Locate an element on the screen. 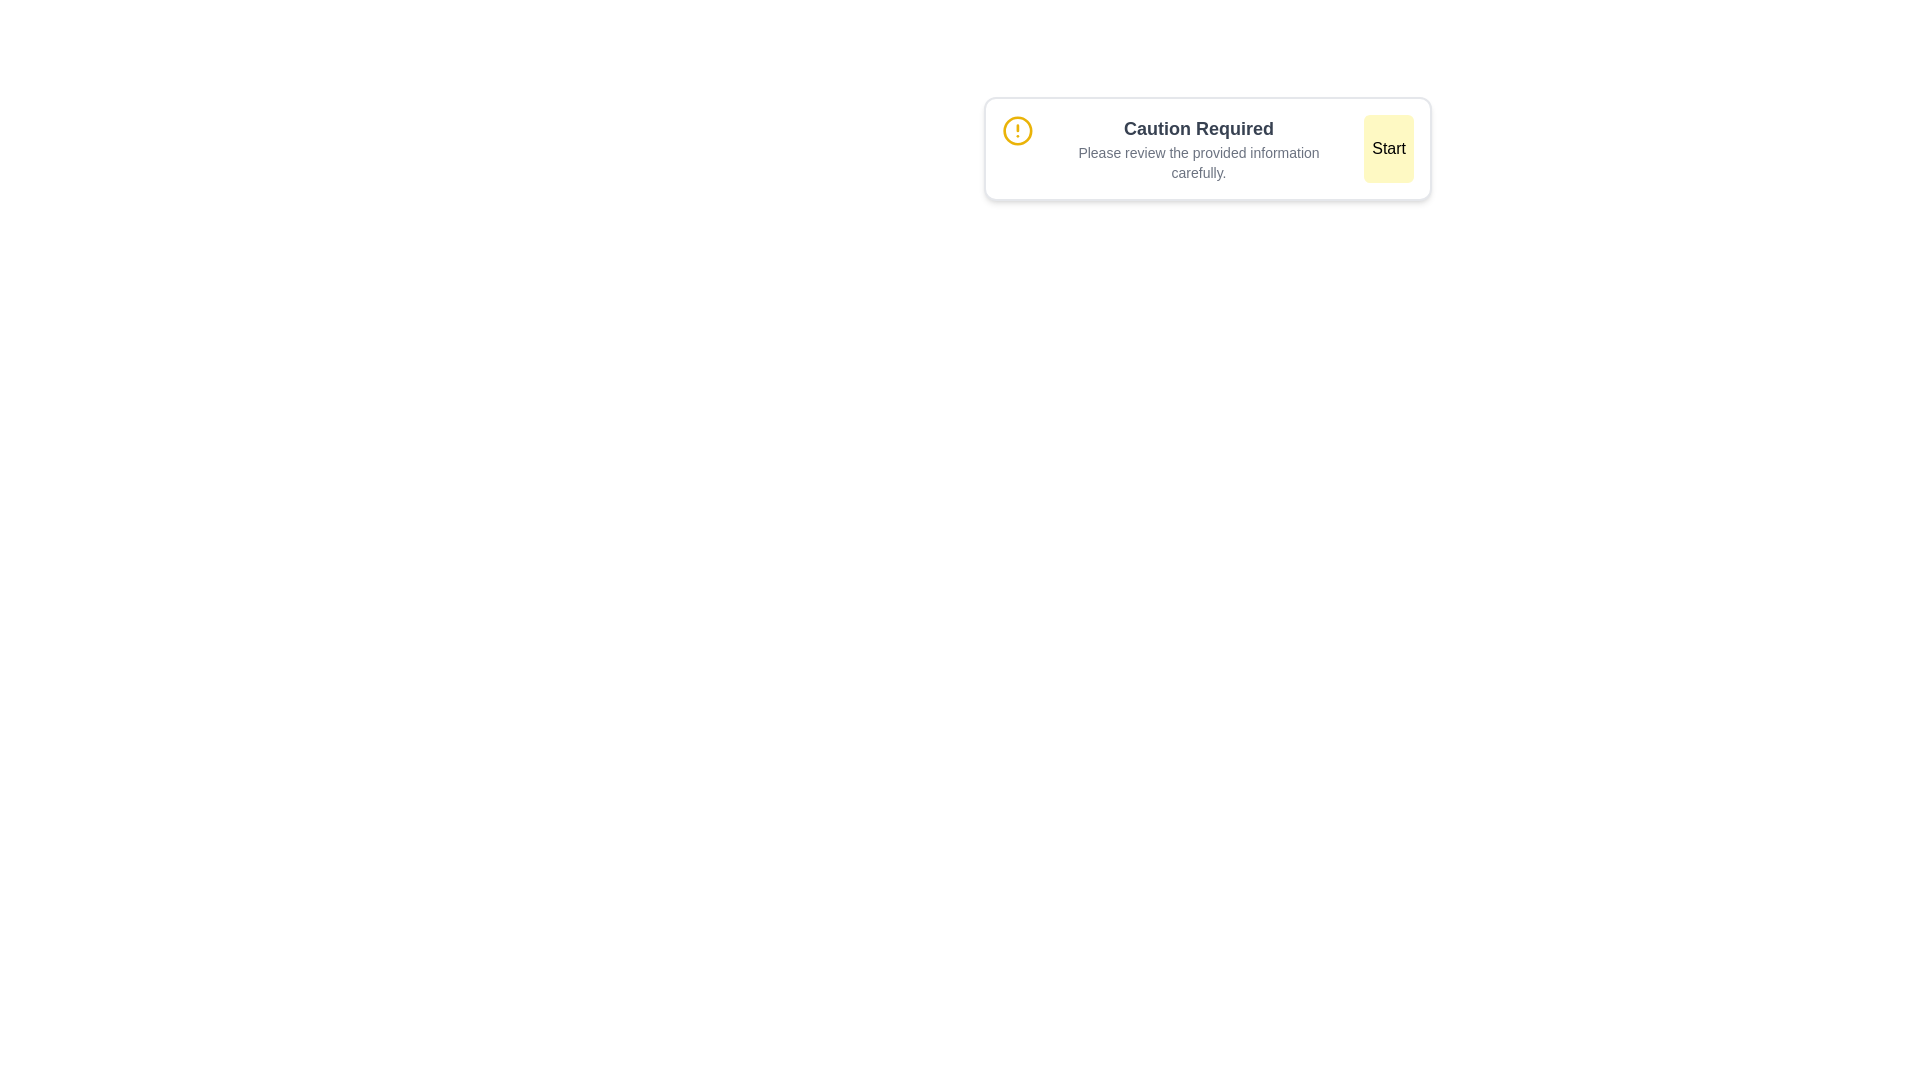 This screenshot has height=1080, width=1920. the static text providing additional descriptive information located directly beneath the bold text 'Caution Required' is located at coordinates (1199, 161).